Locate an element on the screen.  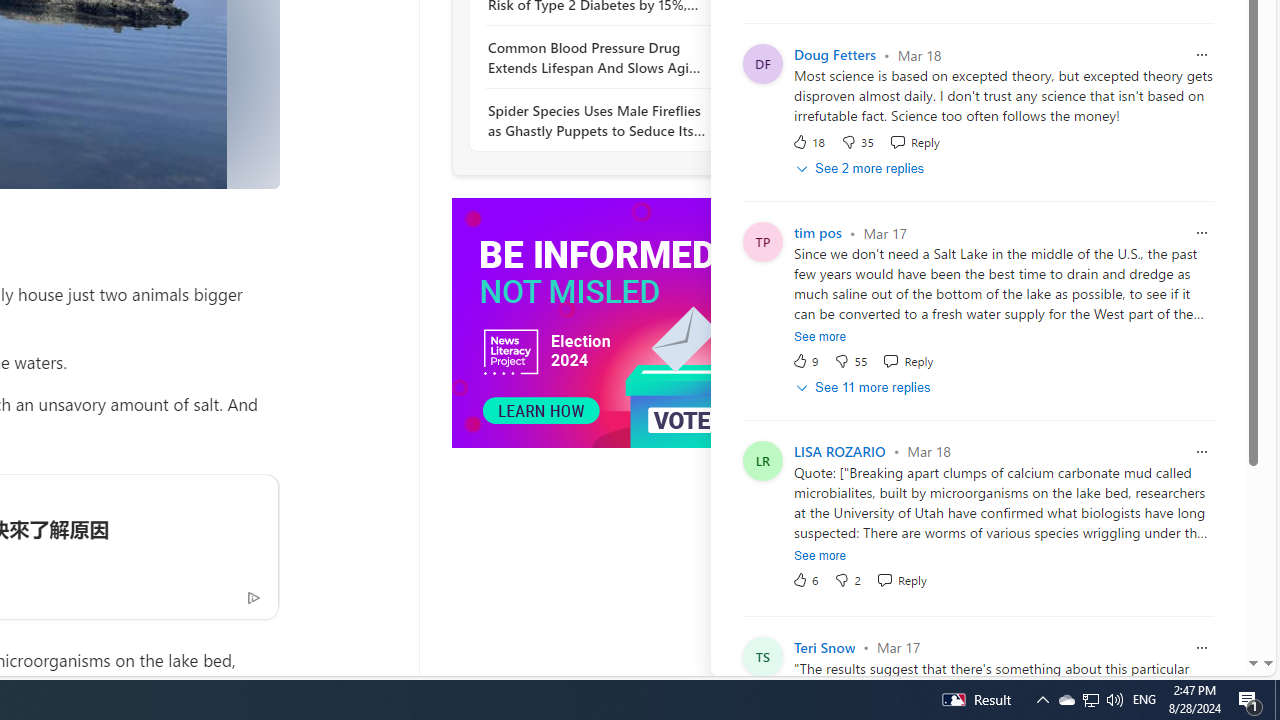
'Dislike' is located at coordinates (847, 579).